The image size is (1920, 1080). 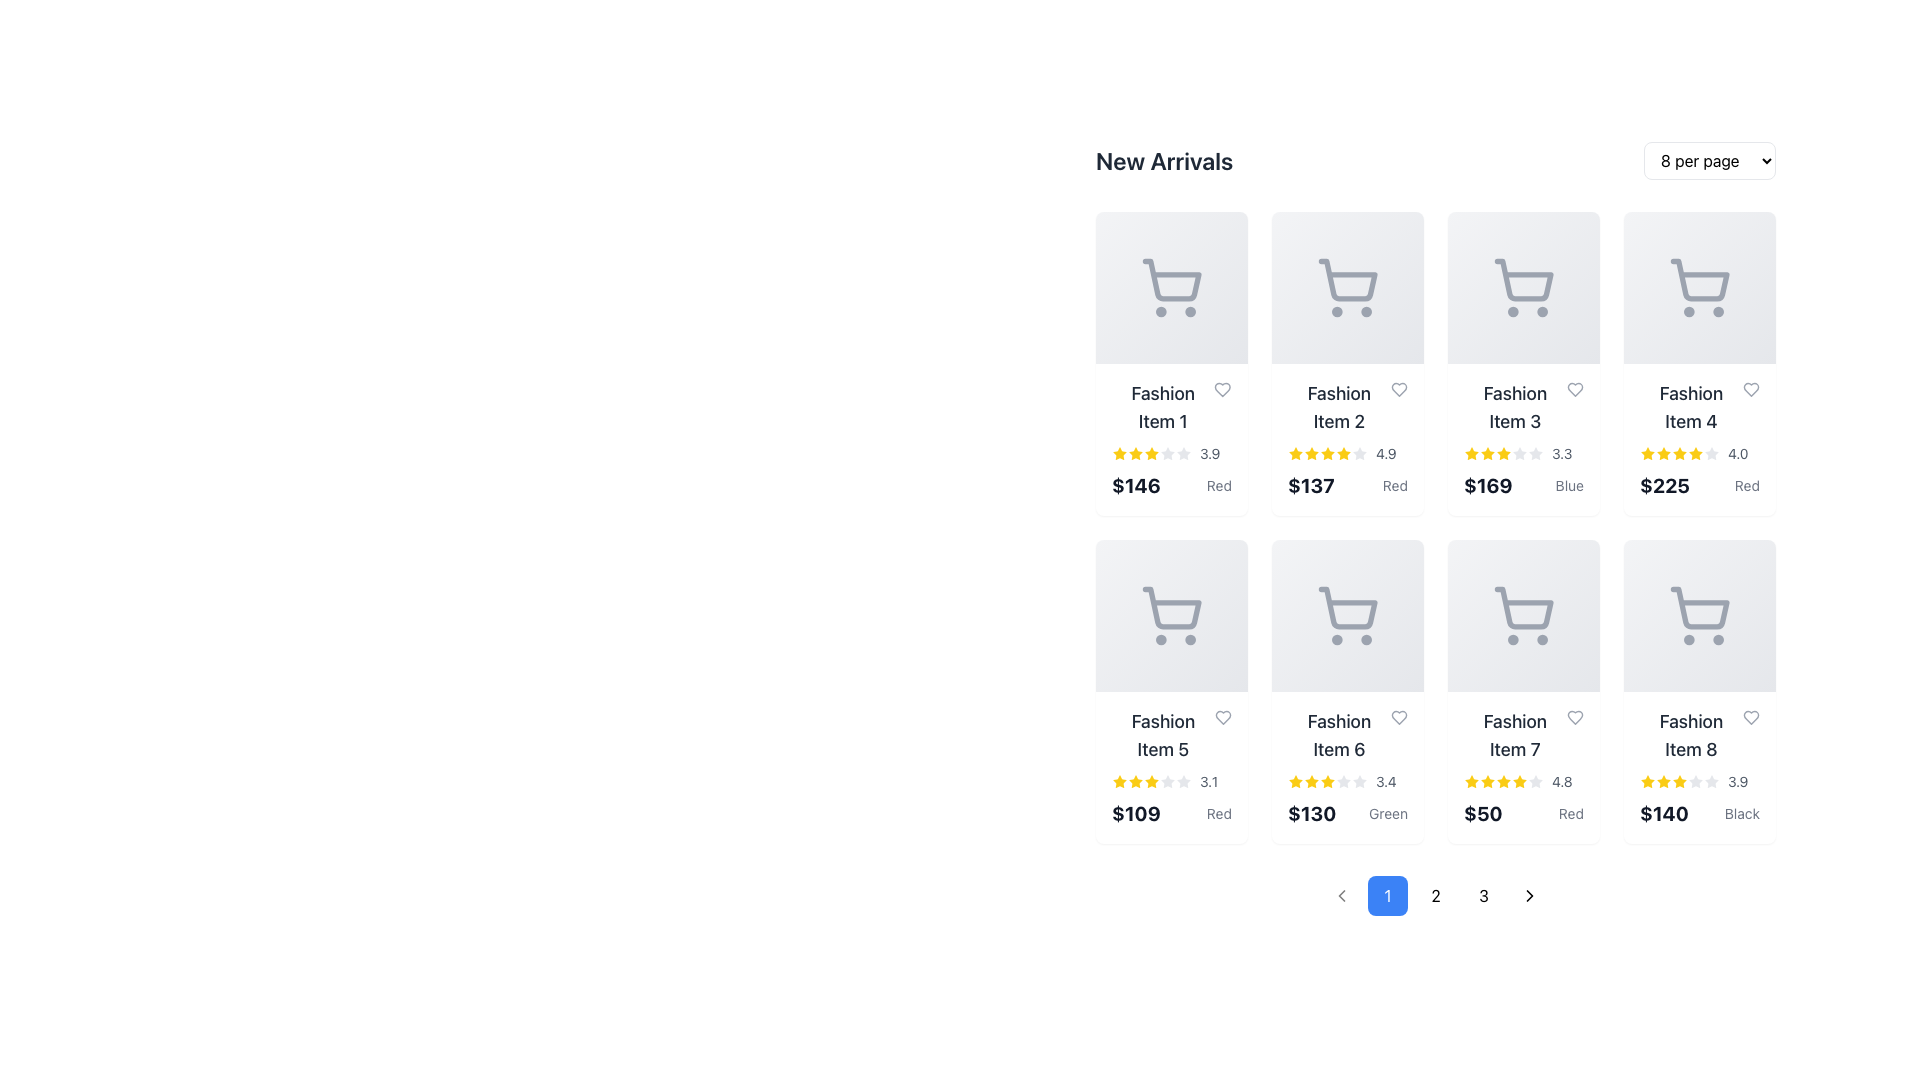 What do you see at coordinates (1503, 781) in the screenshot?
I see `the fifth yellow star icon in the rating stars row, located at the bottom right of the product card labeled 'Fashion Item 7' beneath '4.8'` at bounding box center [1503, 781].